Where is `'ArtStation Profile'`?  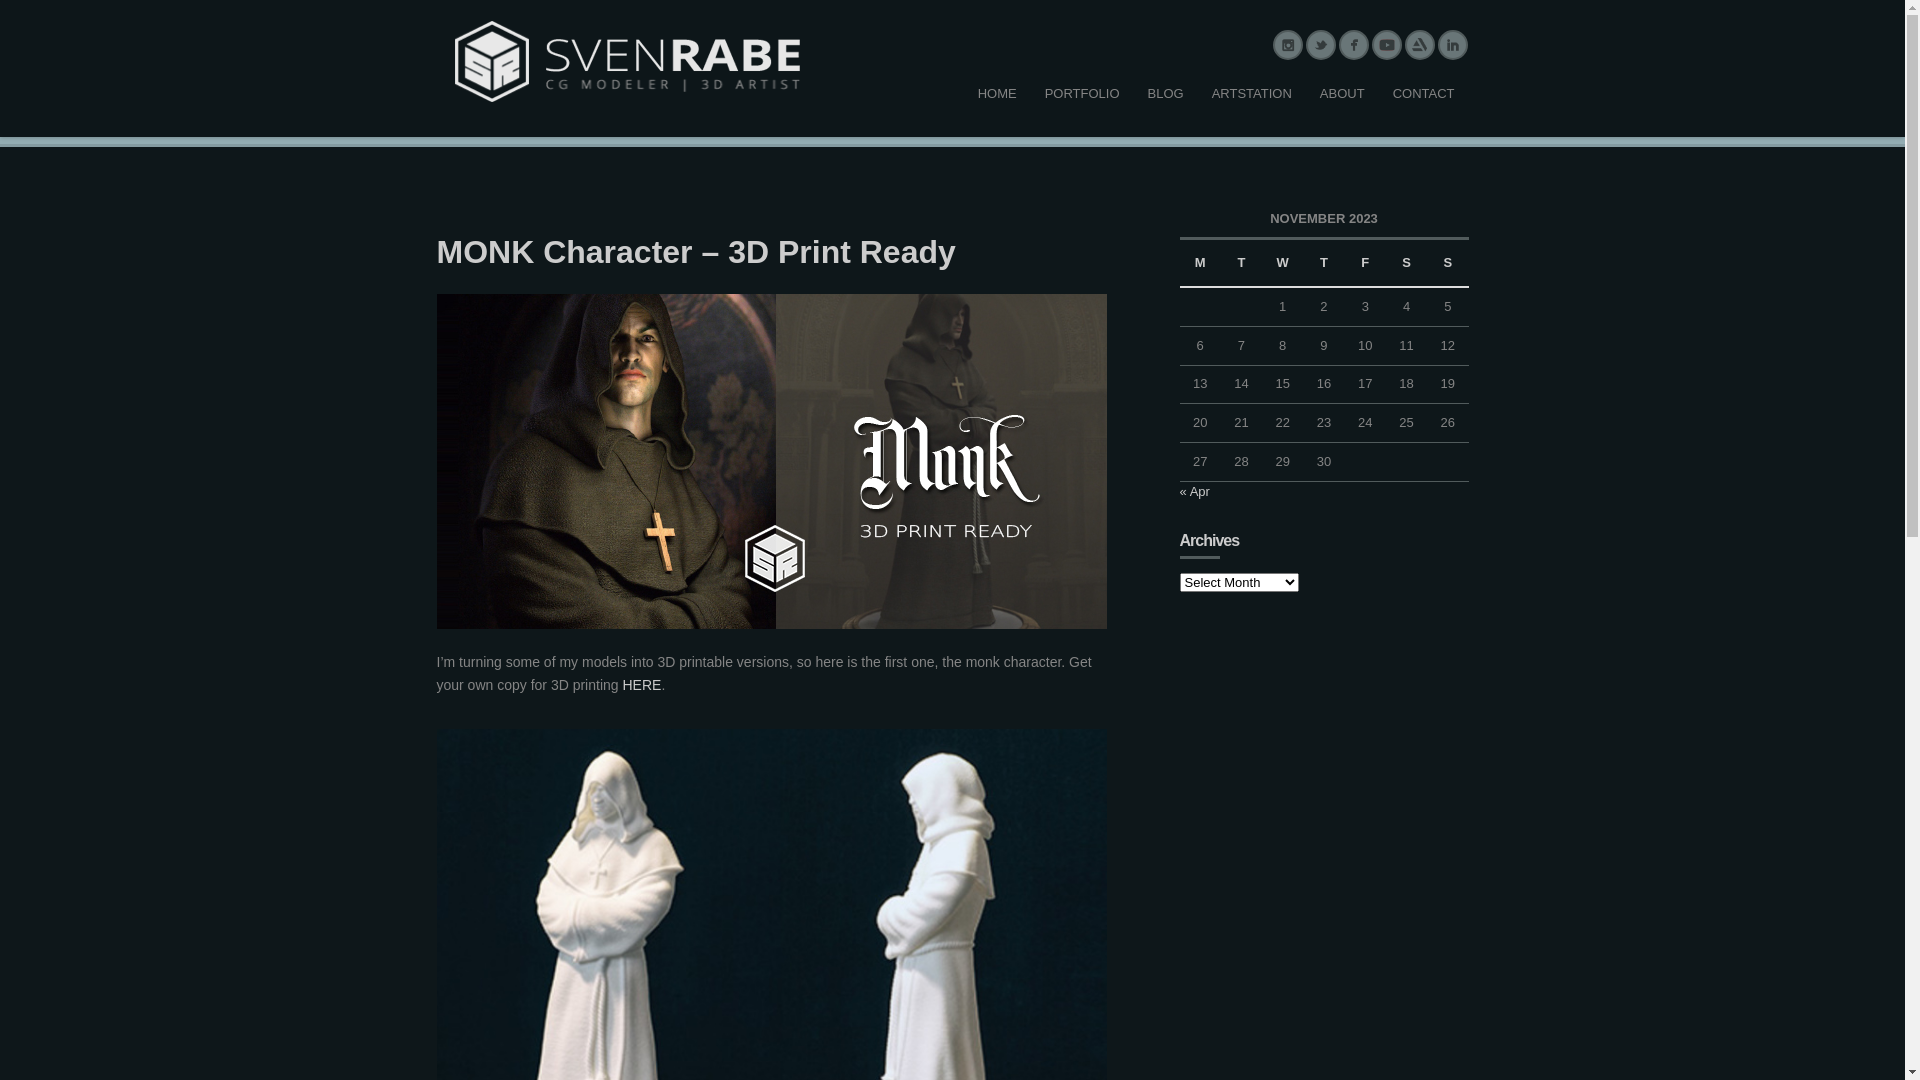
'ArtStation Profile' is located at coordinates (1419, 45).